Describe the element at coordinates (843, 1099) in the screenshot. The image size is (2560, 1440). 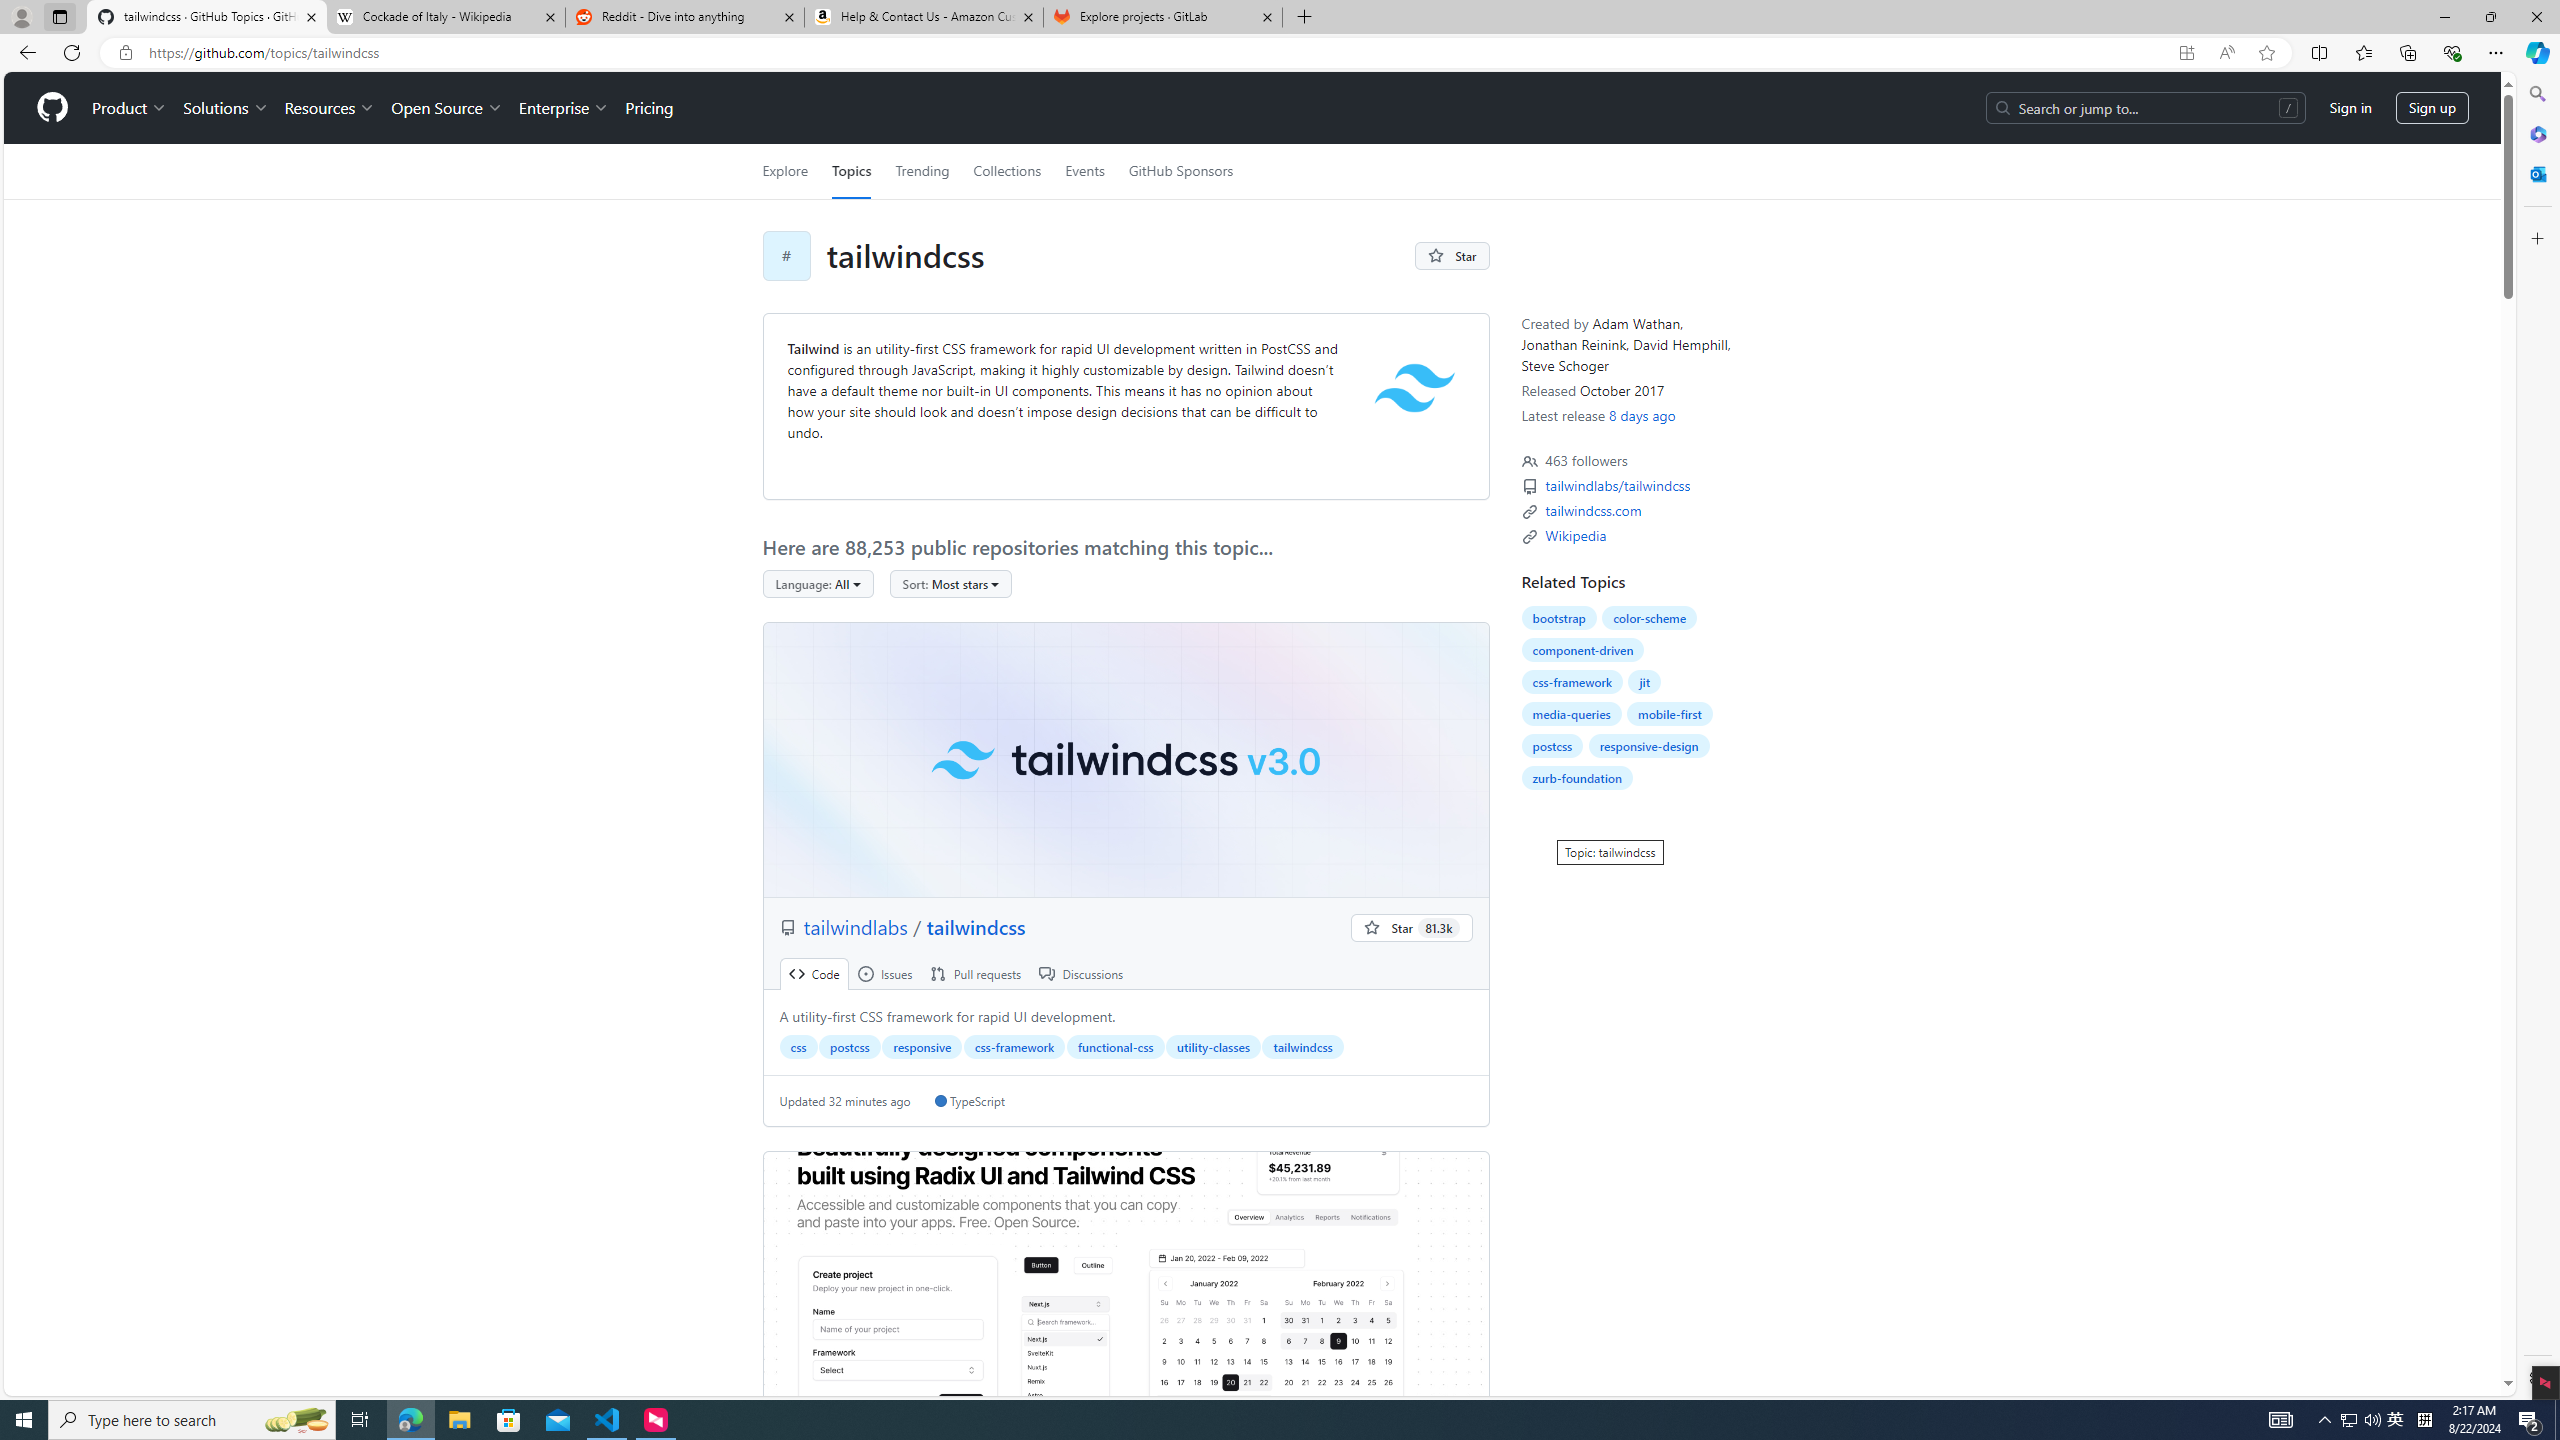
I see `'Updated 32 minutes ago'` at that location.